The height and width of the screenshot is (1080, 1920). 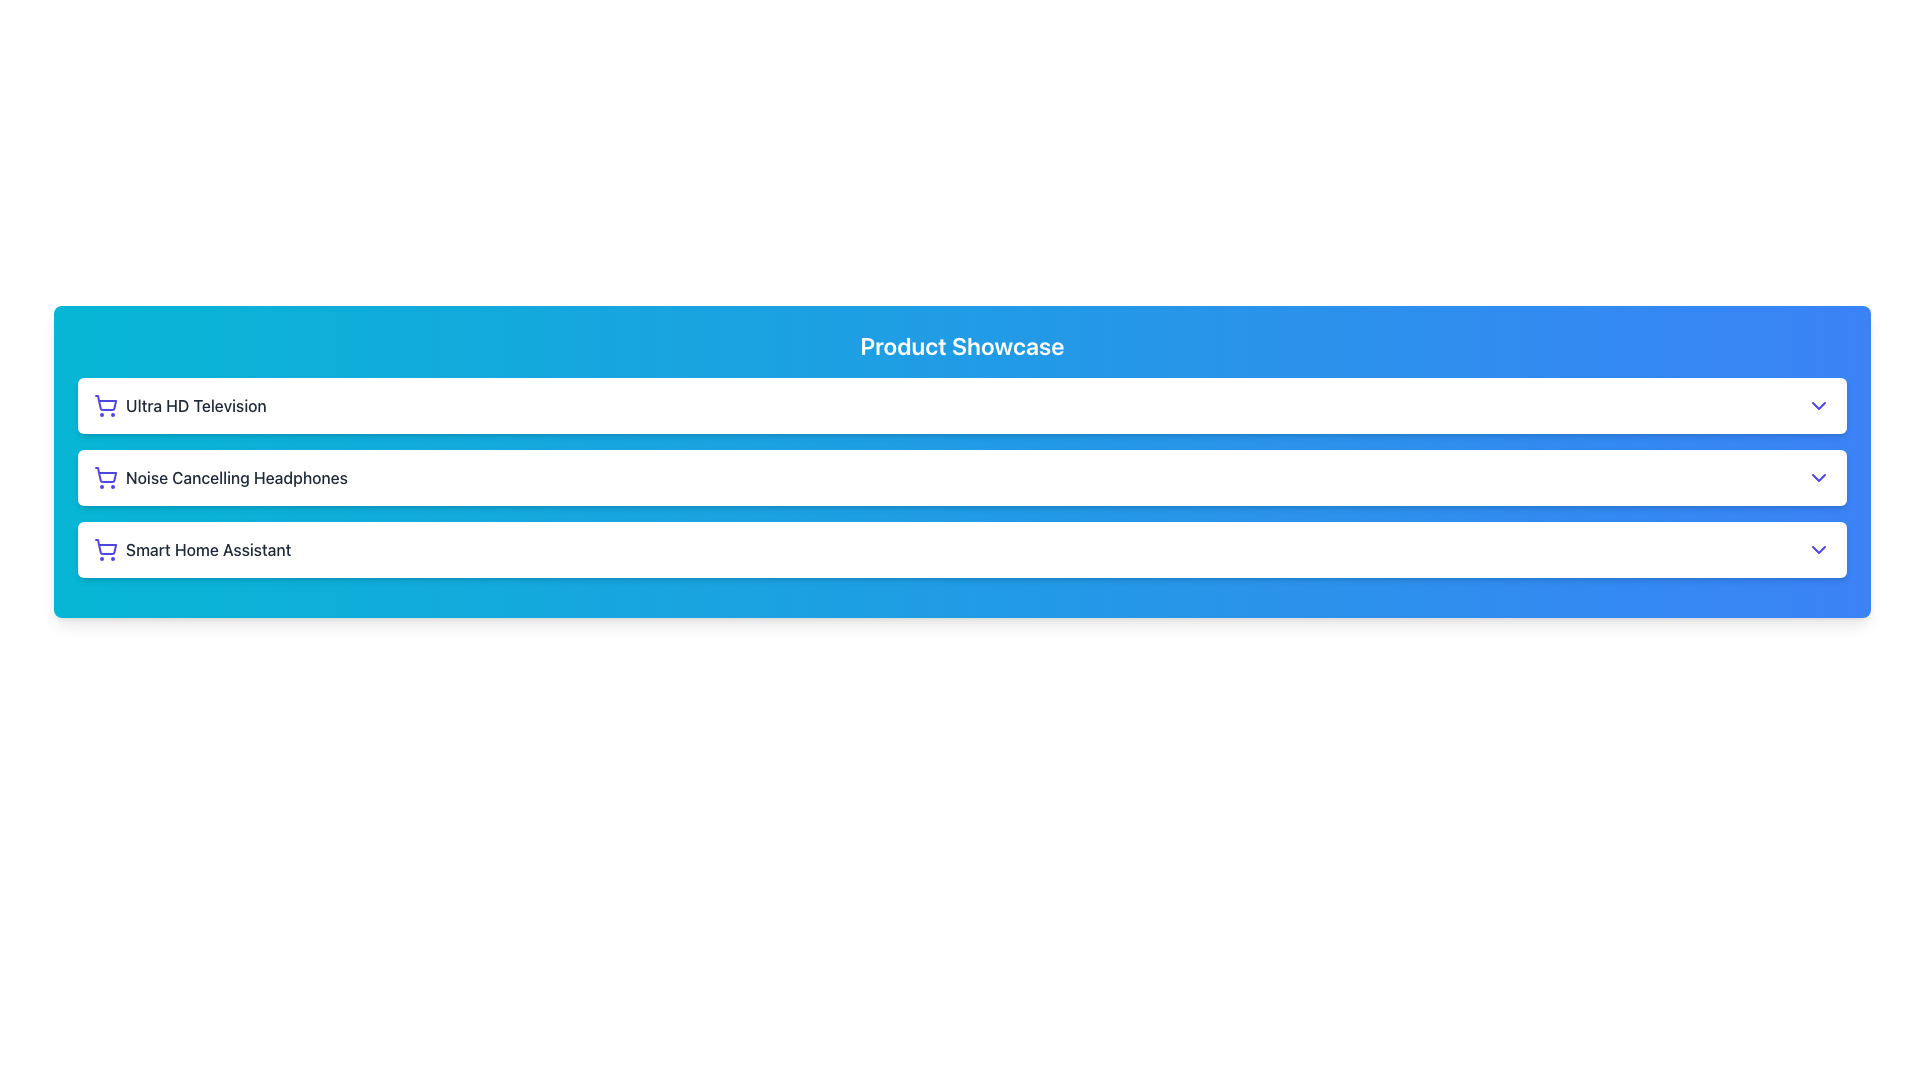 What do you see at coordinates (104, 475) in the screenshot?
I see `the light blue shopping cart icon located next to the 'Noise Cancelling Headphones' label` at bounding box center [104, 475].